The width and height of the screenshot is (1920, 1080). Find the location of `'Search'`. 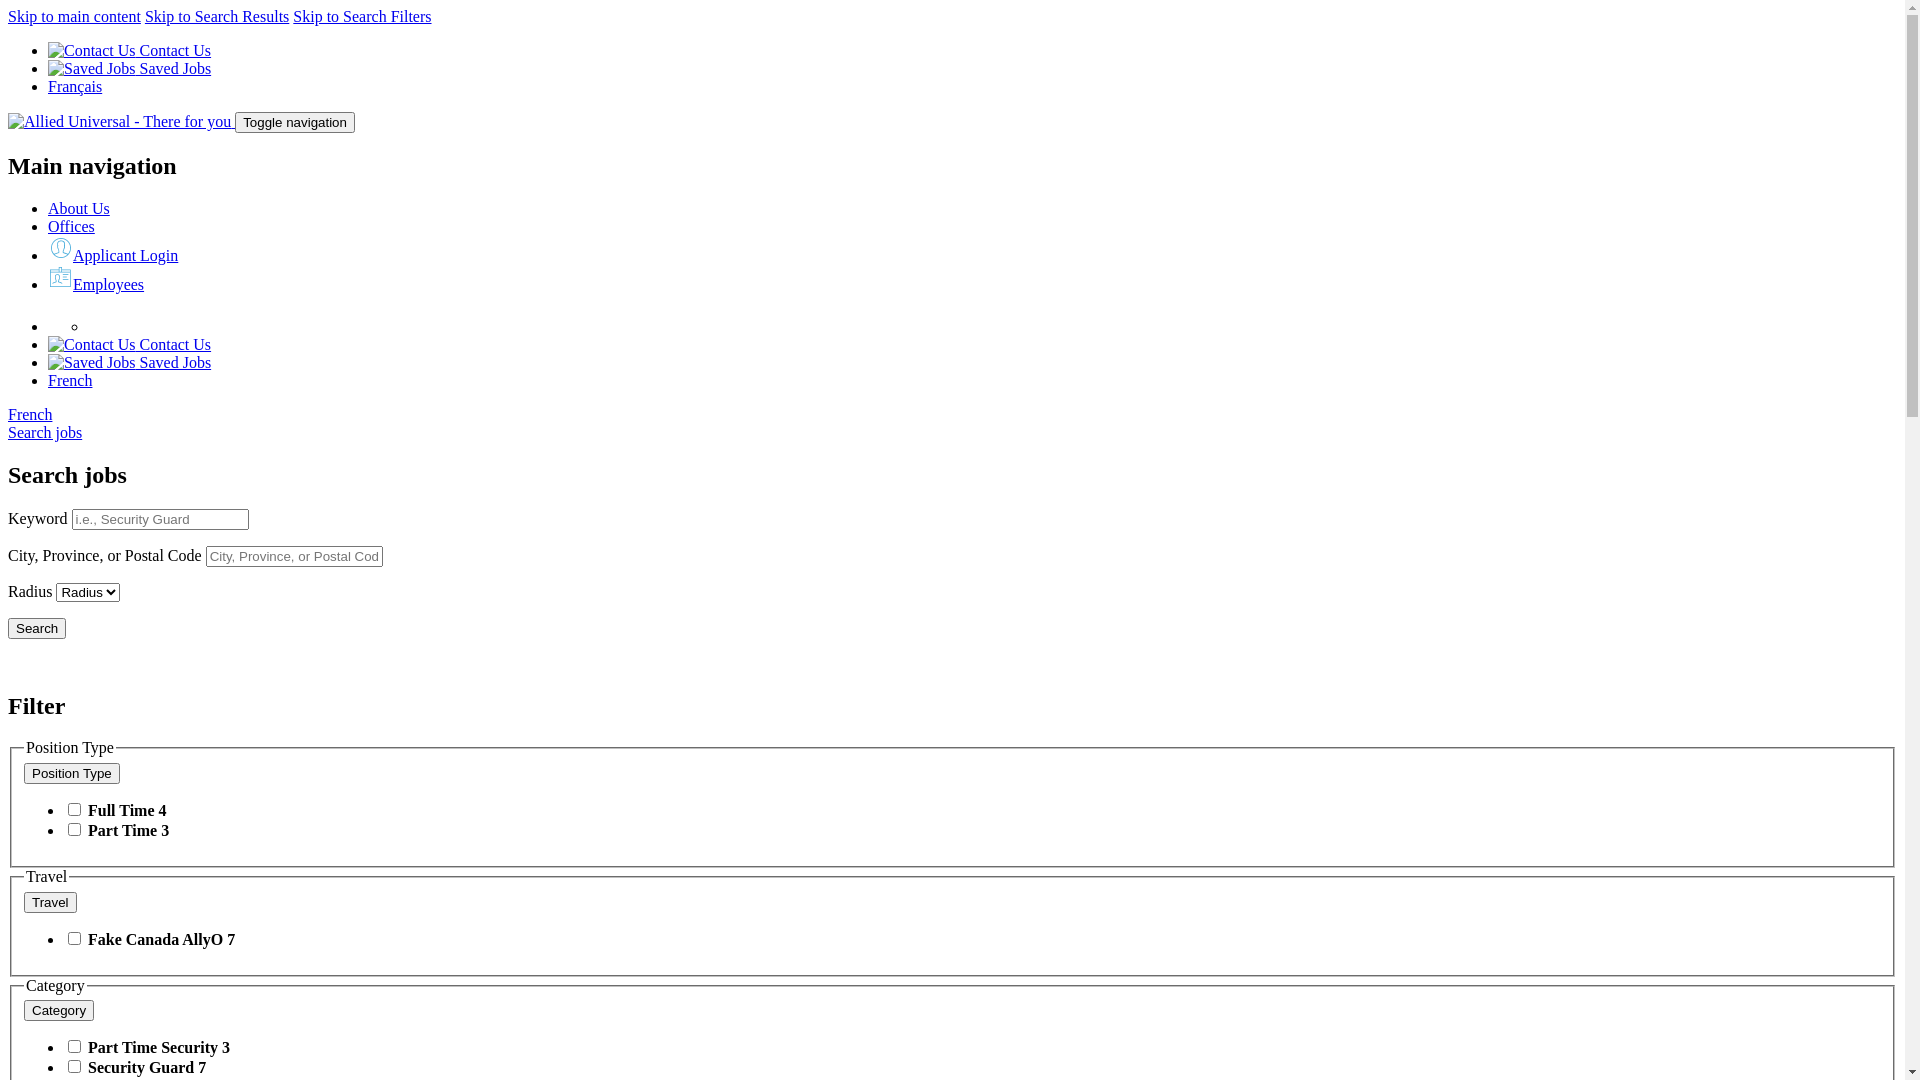

'Search' is located at coordinates (37, 627).